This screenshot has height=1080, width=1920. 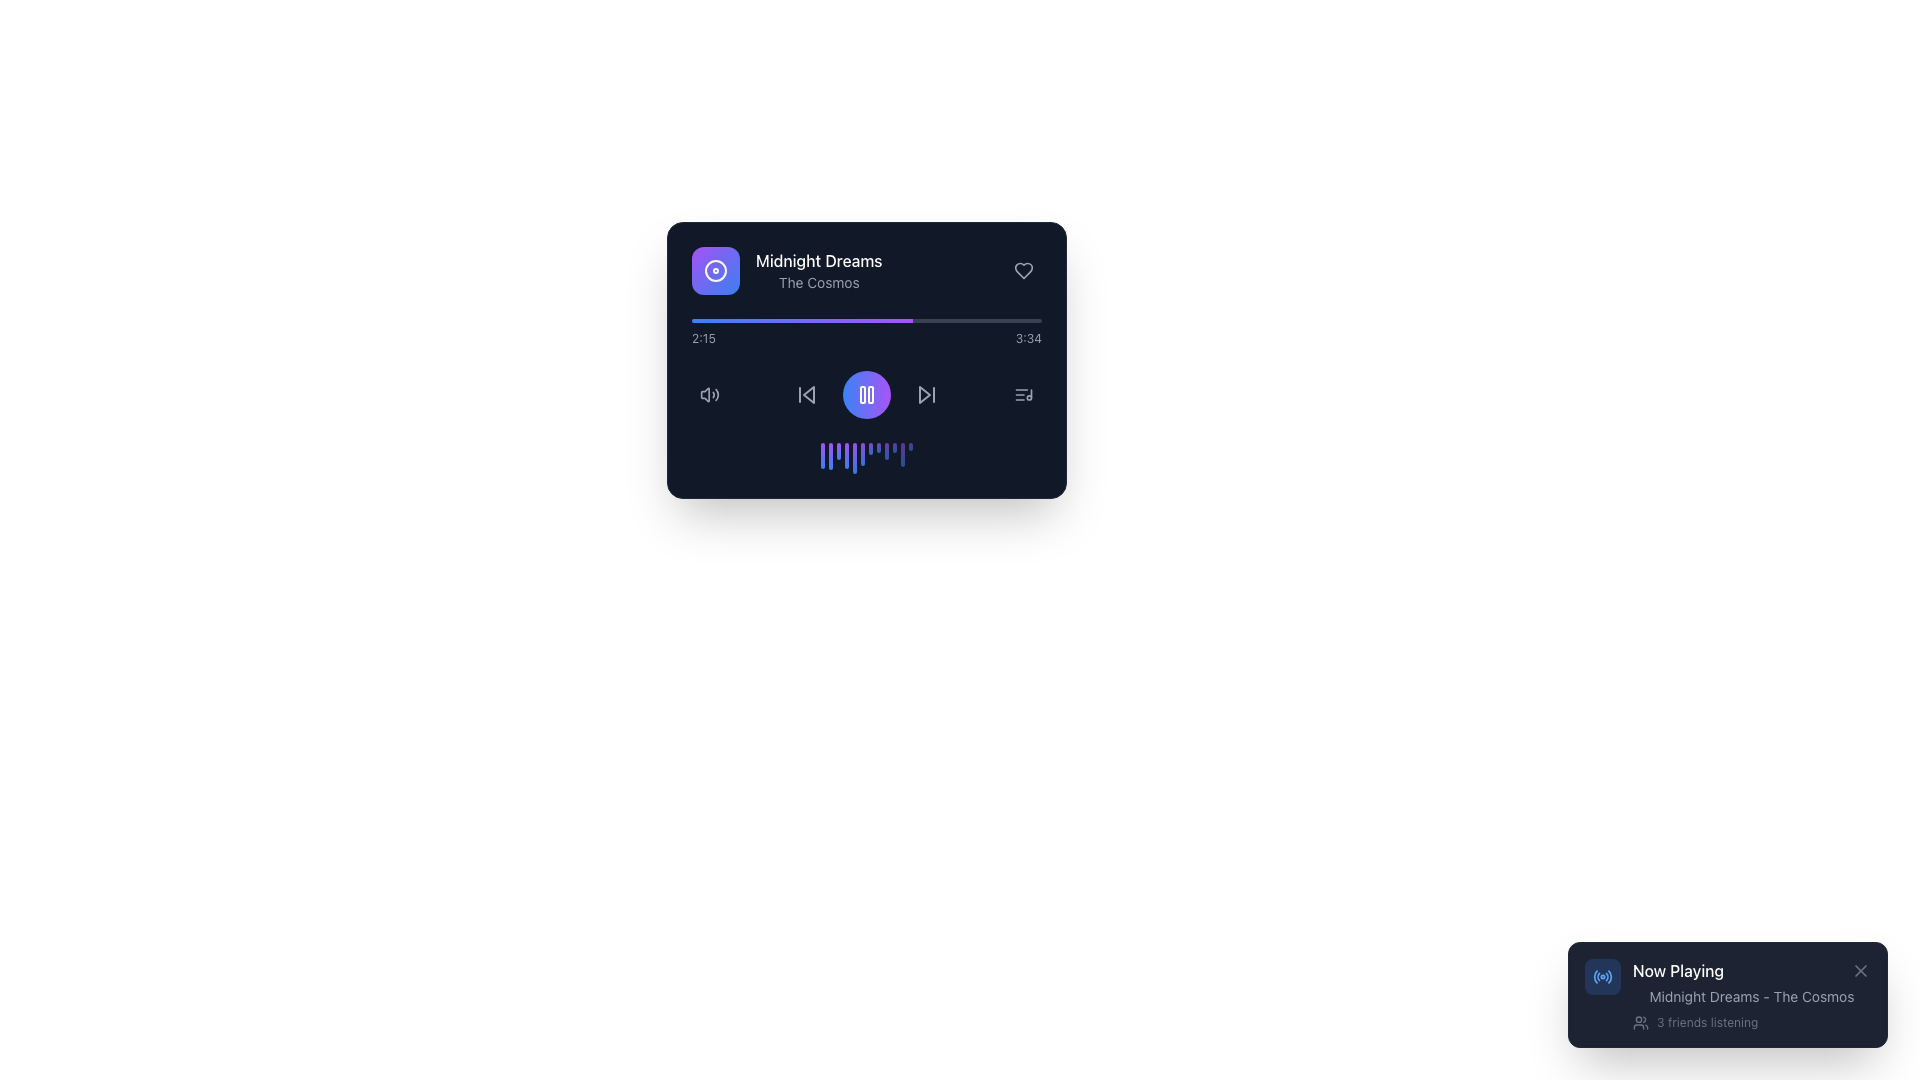 I want to click on text displayed in the title label of the currently playing music track, which is located on the left side of the music player interface, near the top and aligned horizontally with the album artwork icon, so click(x=819, y=260).